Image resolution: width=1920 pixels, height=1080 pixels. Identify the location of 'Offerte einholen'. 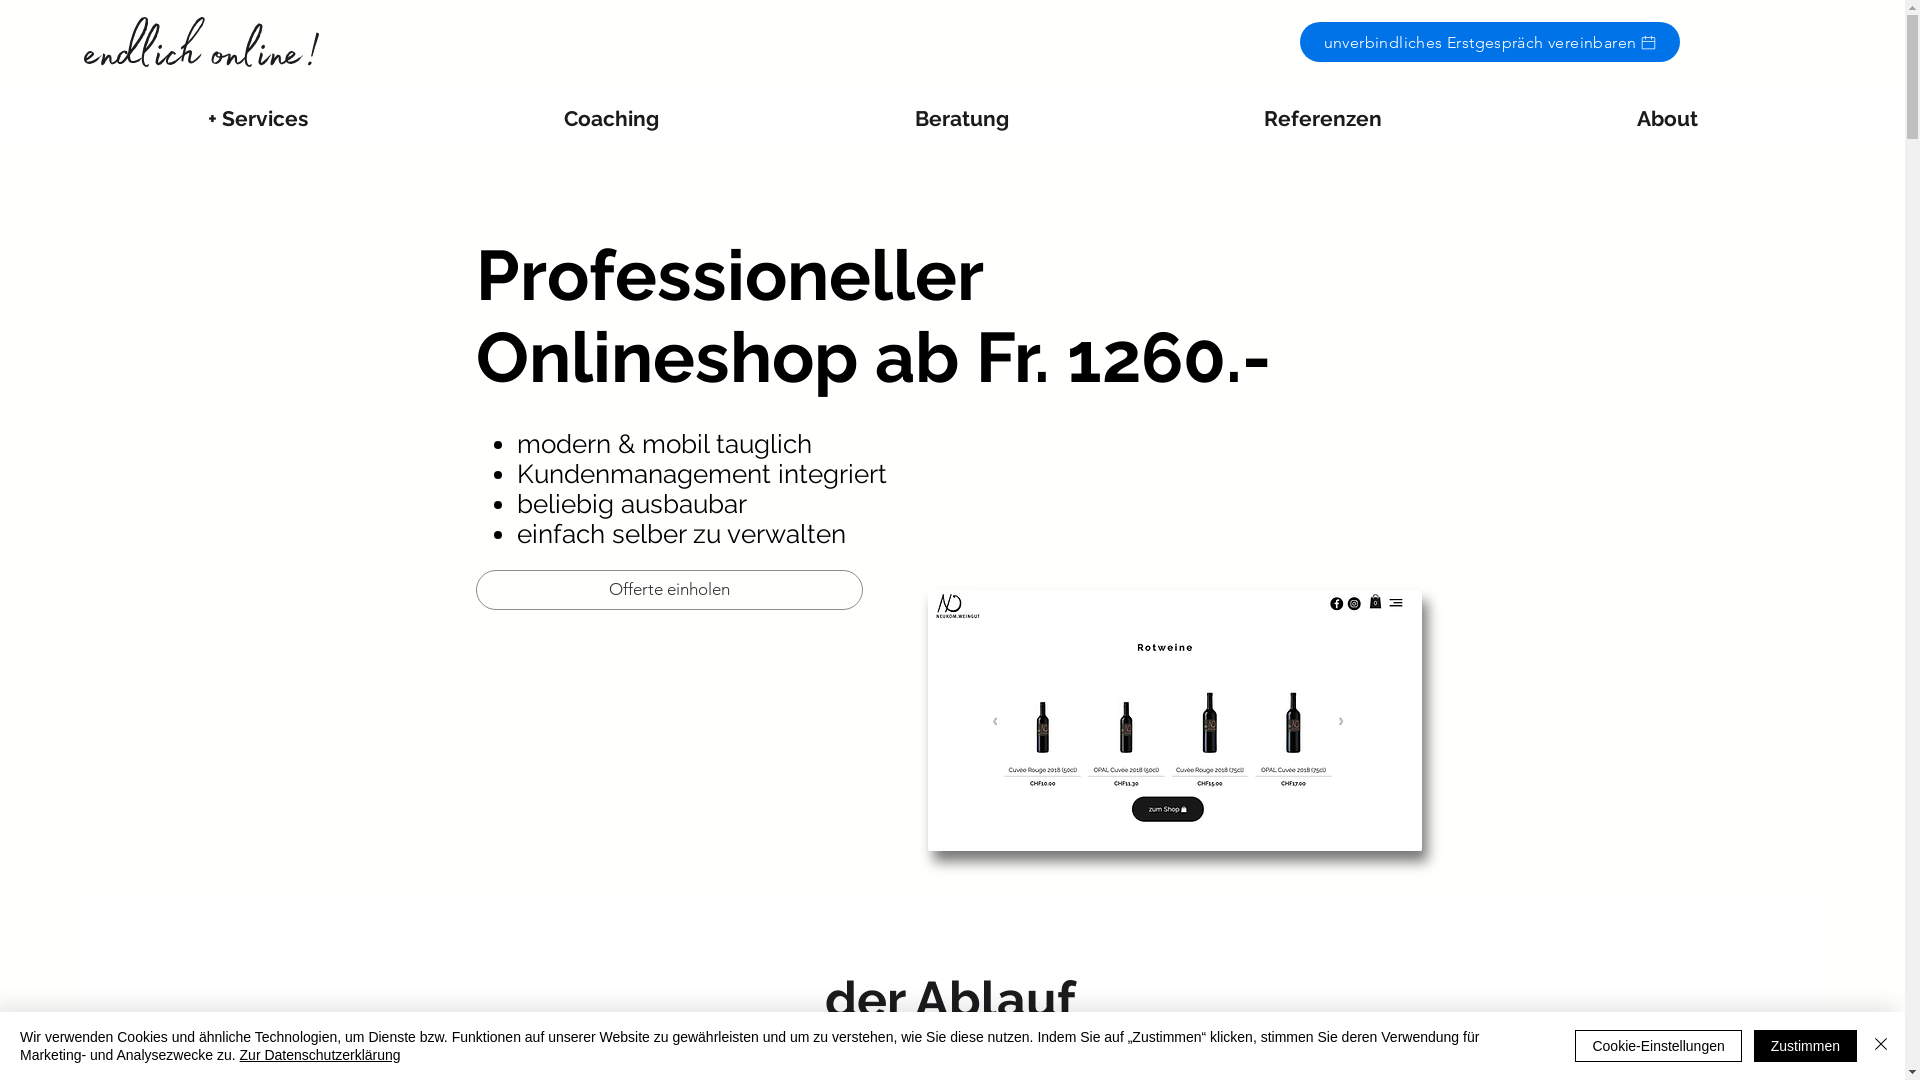
(669, 589).